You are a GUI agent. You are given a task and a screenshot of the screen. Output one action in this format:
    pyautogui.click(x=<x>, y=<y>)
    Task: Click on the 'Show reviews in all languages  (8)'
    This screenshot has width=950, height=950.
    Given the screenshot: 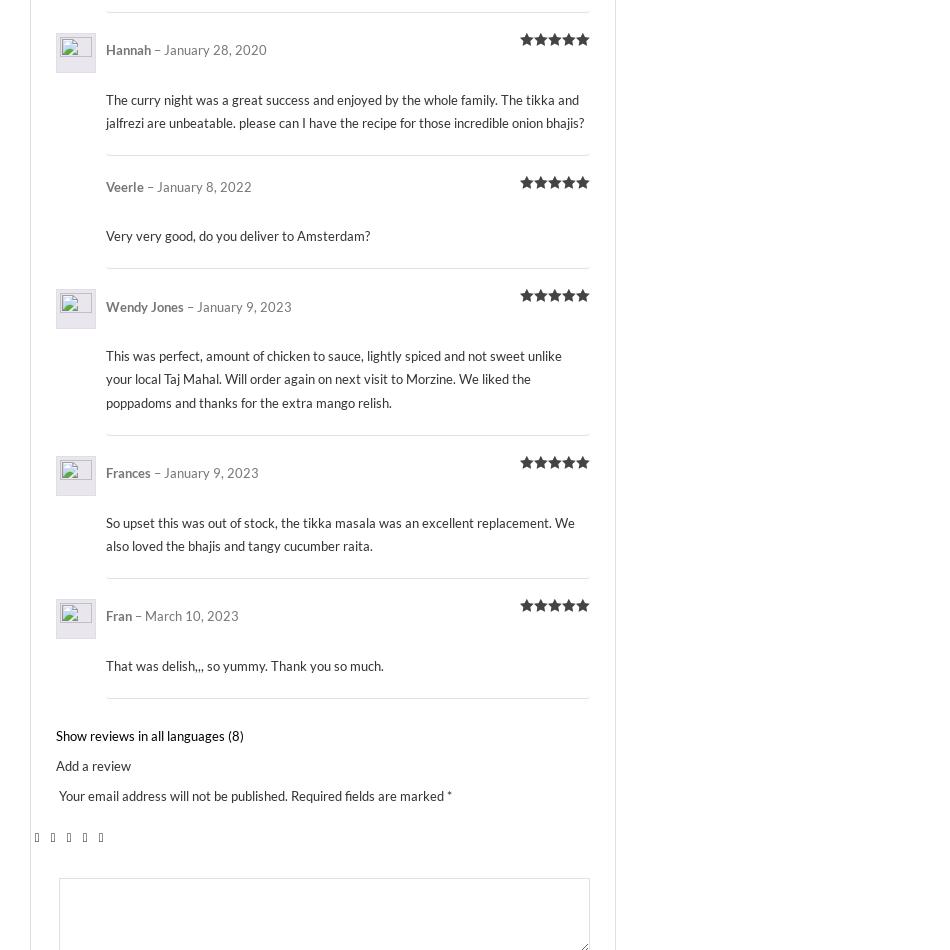 What is the action you would take?
    pyautogui.click(x=150, y=734)
    